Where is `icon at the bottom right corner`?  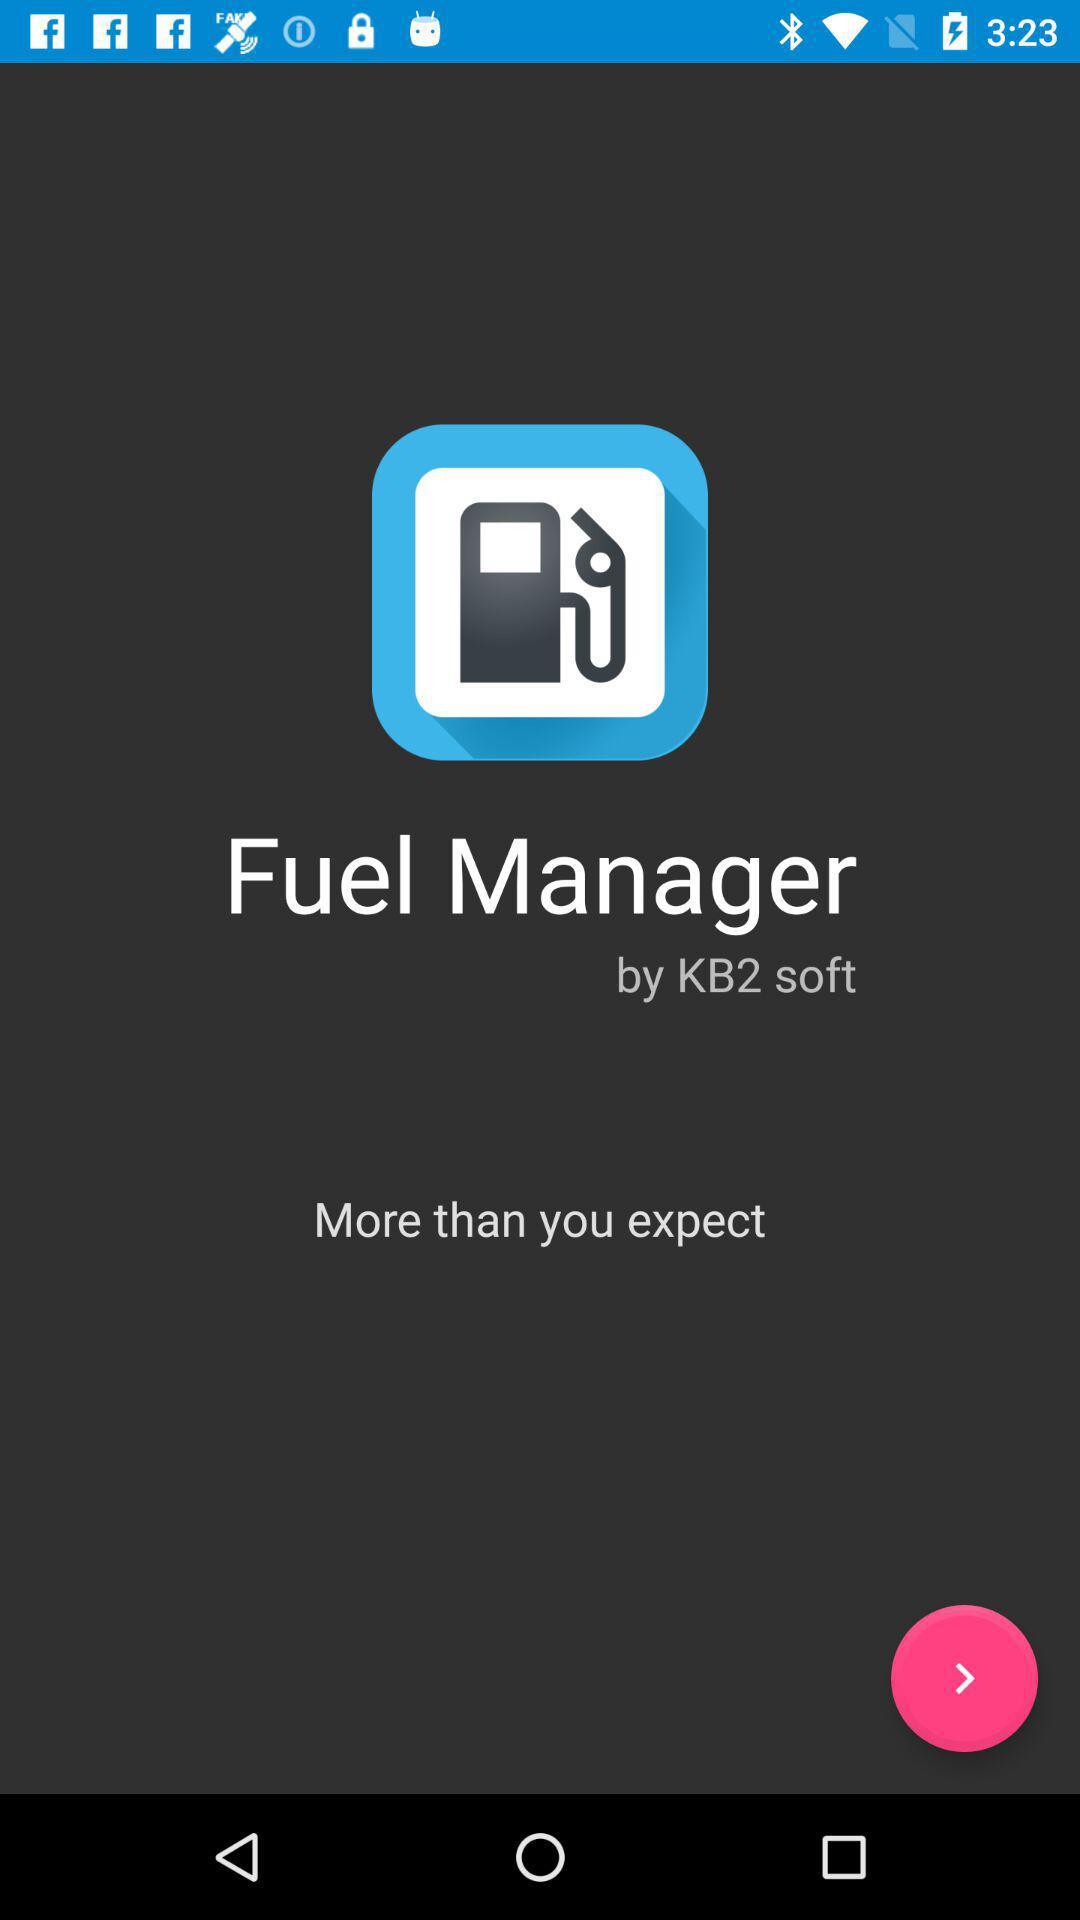 icon at the bottom right corner is located at coordinates (963, 1678).